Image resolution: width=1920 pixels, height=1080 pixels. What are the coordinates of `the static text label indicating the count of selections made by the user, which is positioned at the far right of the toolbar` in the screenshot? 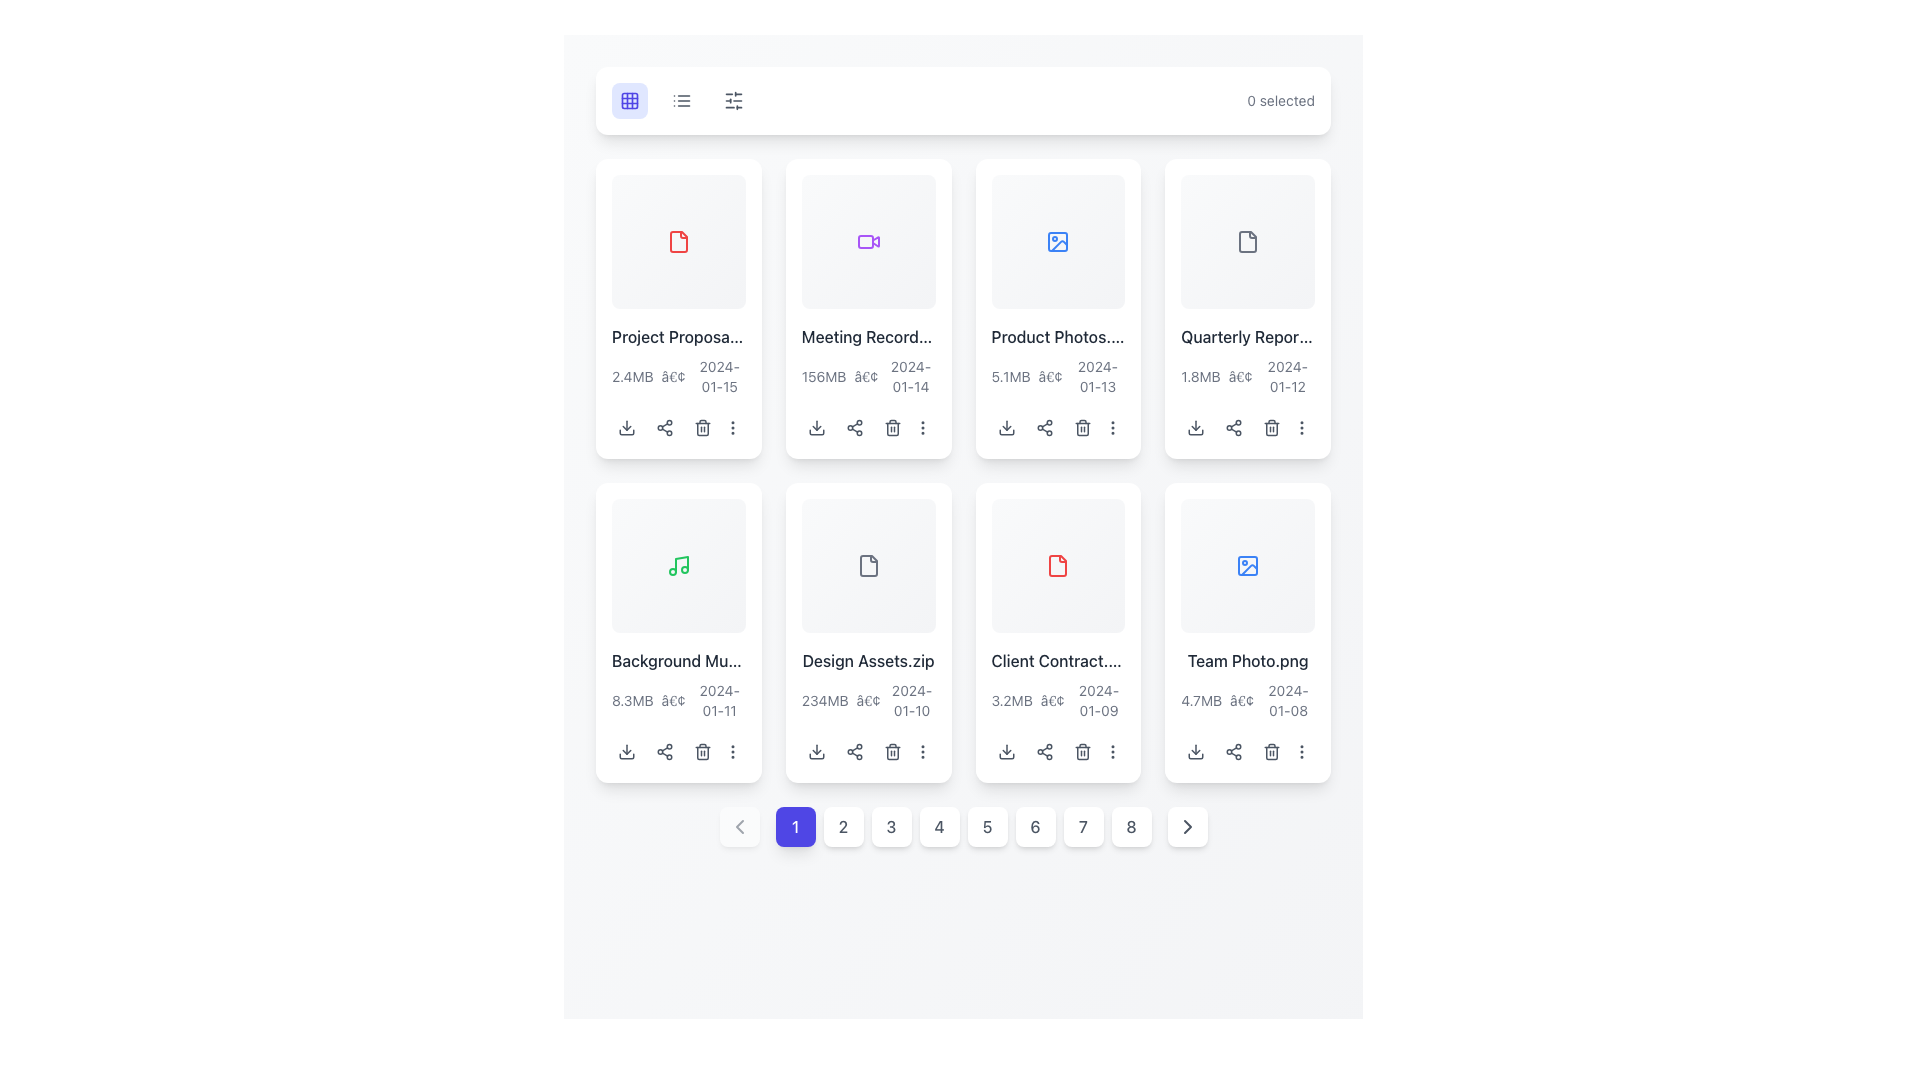 It's located at (1281, 100).